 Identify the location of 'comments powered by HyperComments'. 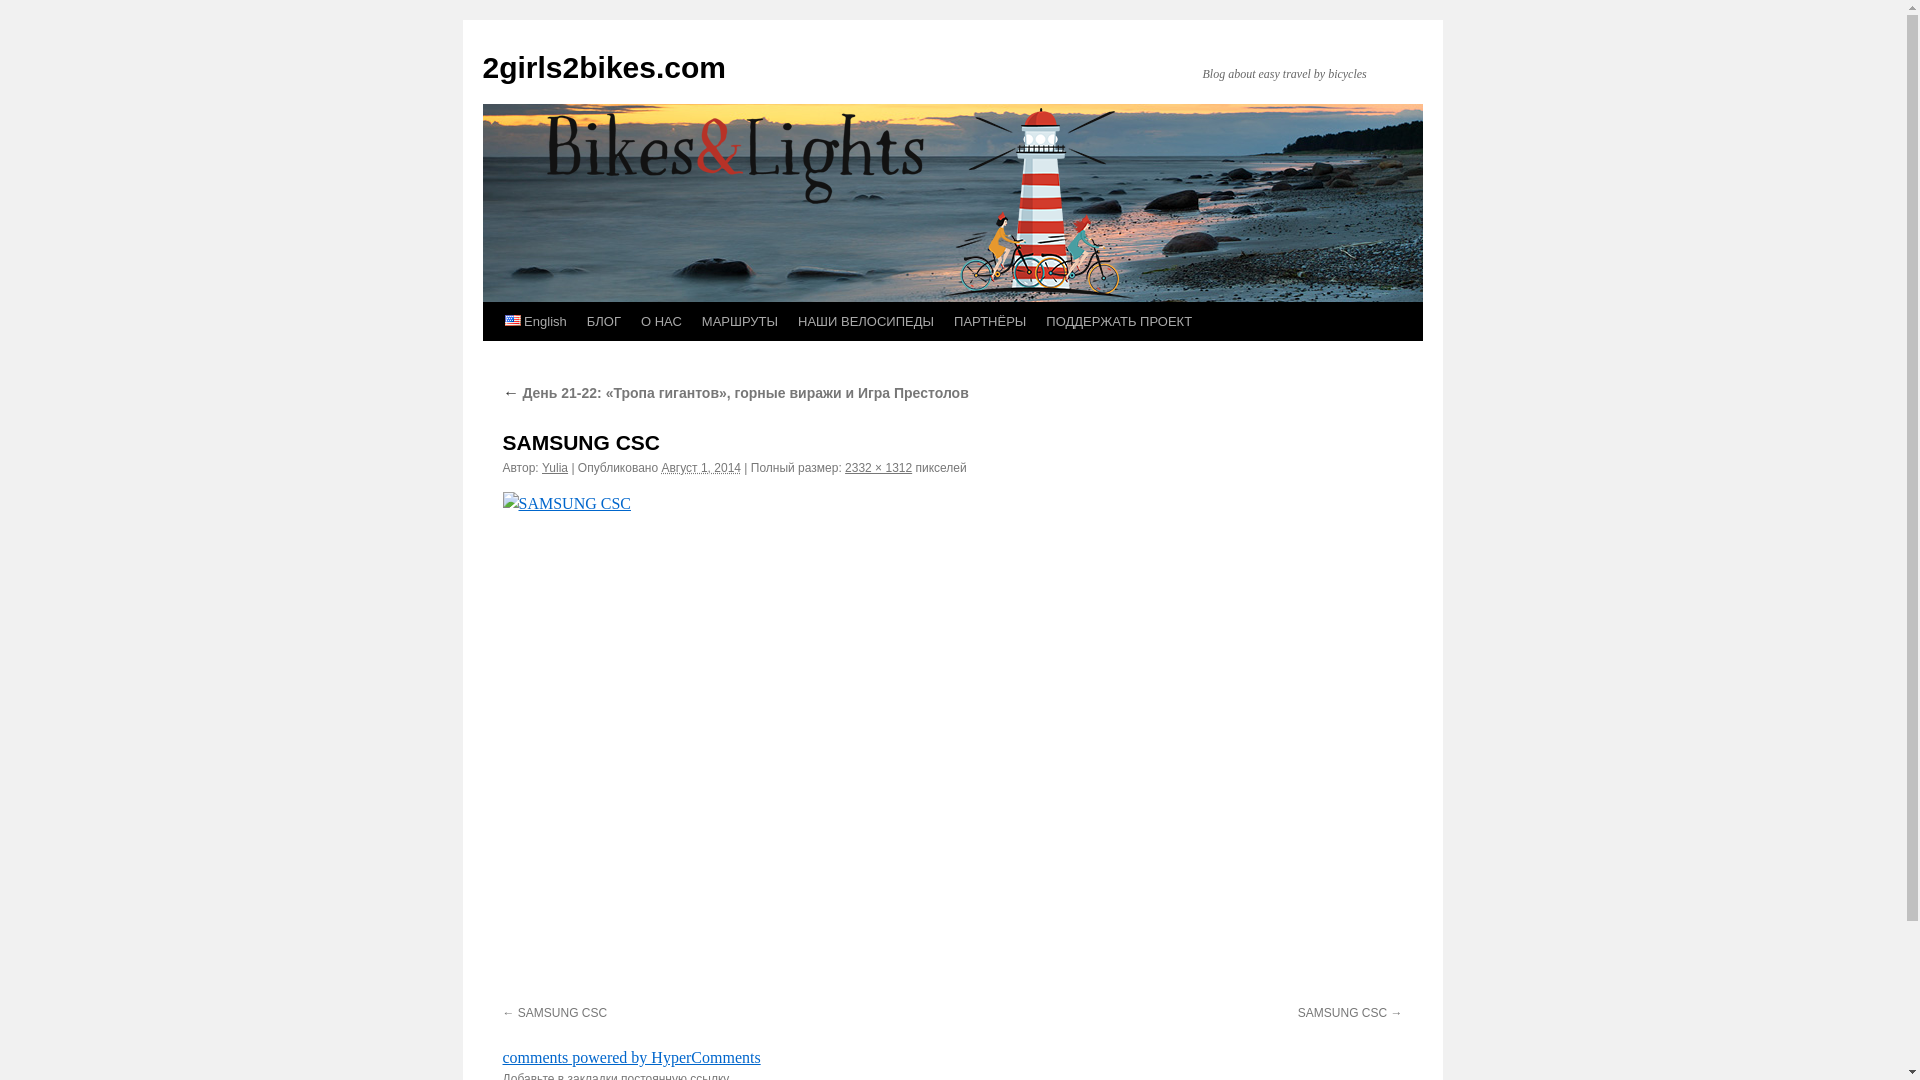
(502, 1056).